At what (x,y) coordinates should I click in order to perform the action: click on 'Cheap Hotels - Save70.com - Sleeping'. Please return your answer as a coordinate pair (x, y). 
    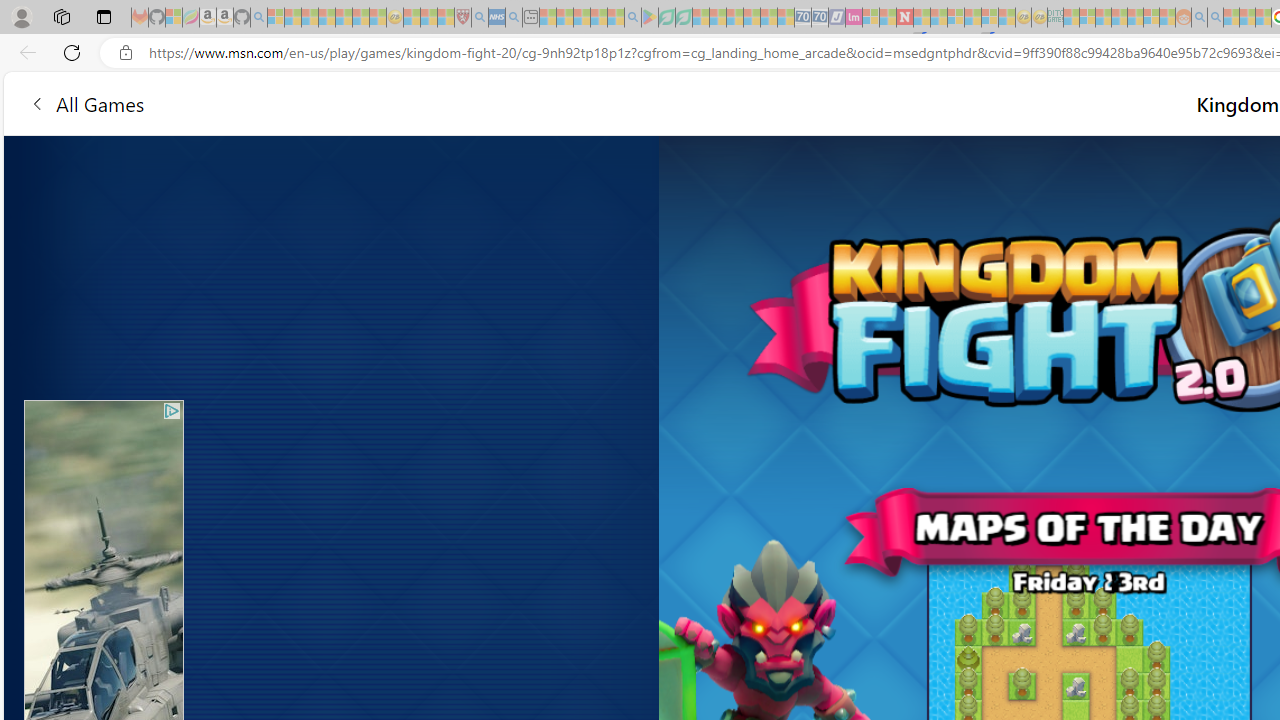
    Looking at the image, I should click on (819, 17).